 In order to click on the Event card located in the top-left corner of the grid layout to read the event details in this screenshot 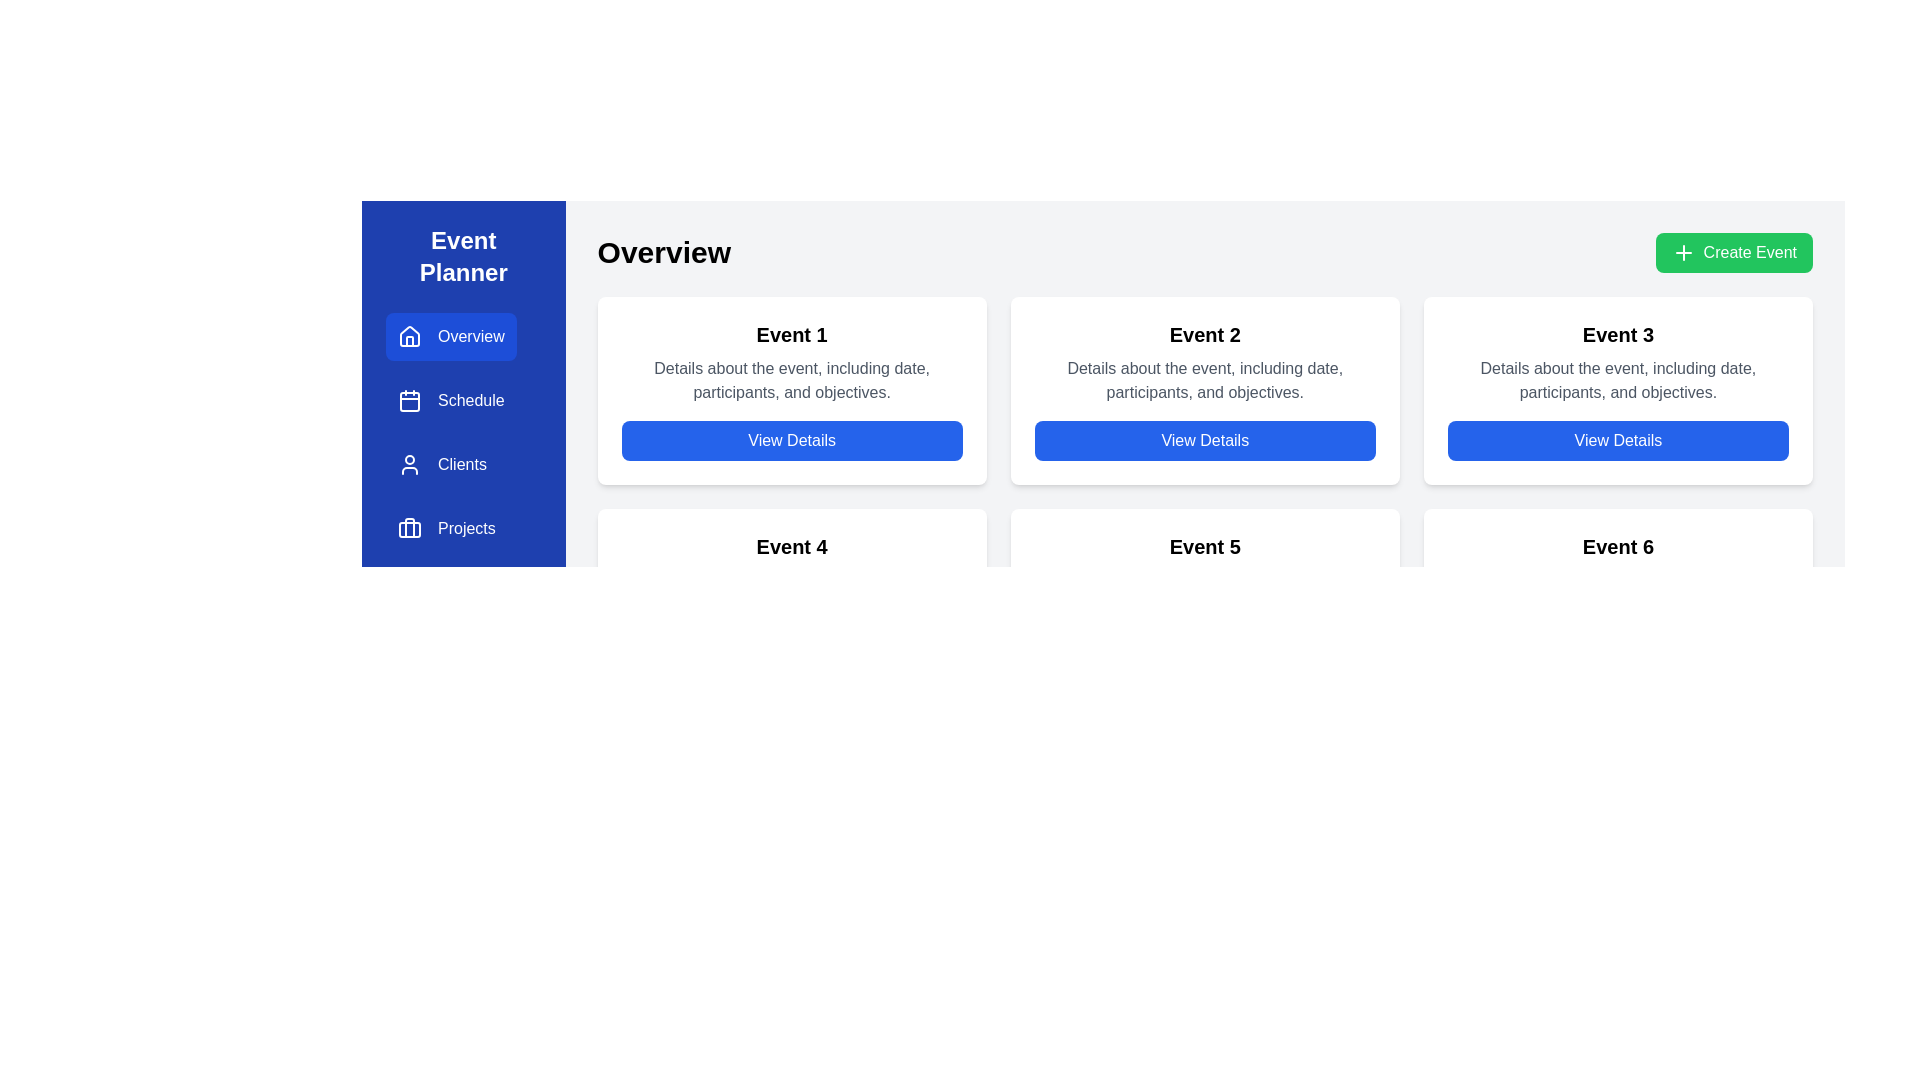, I will do `click(791, 390)`.